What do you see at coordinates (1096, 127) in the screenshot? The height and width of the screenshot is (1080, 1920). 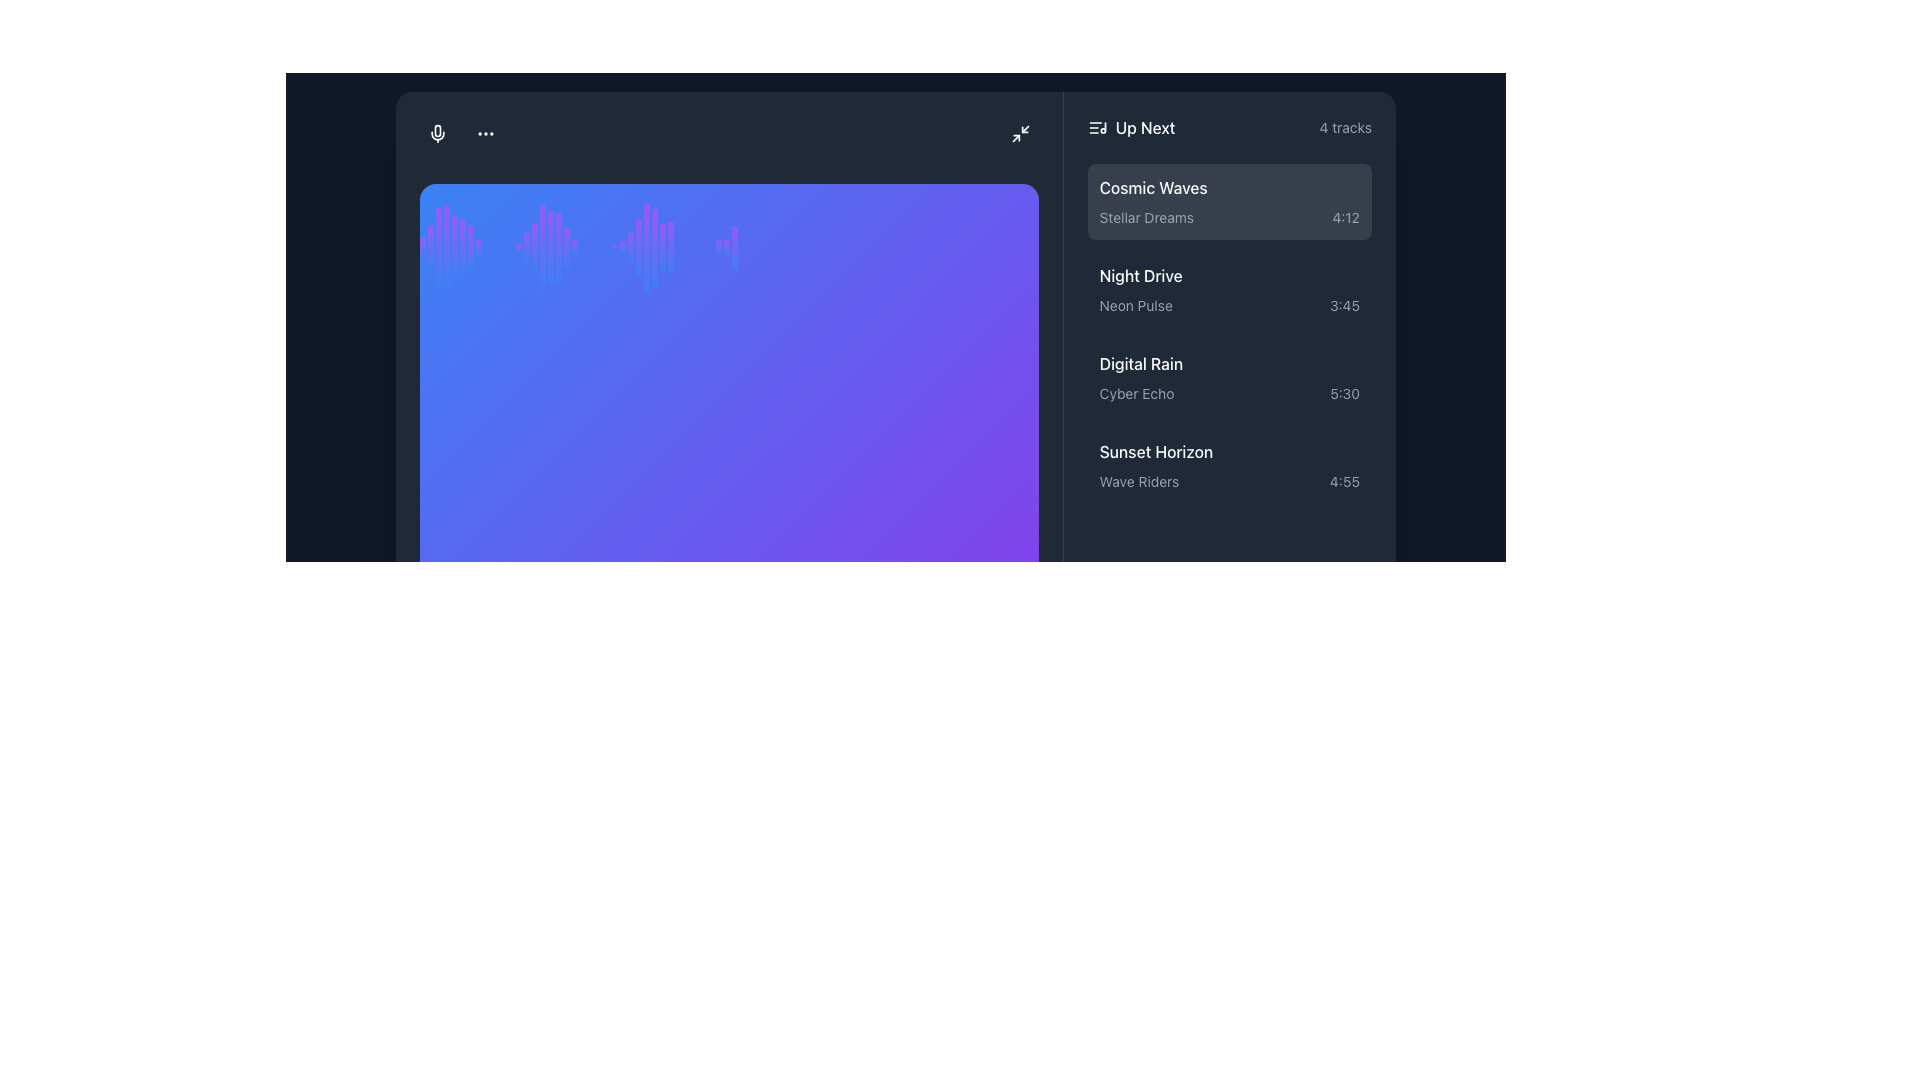 I see `the playlist or queue icon located to the left of the 'Up Next' text in the top-left corner of the 'Up Next' section` at bounding box center [1096, 127].